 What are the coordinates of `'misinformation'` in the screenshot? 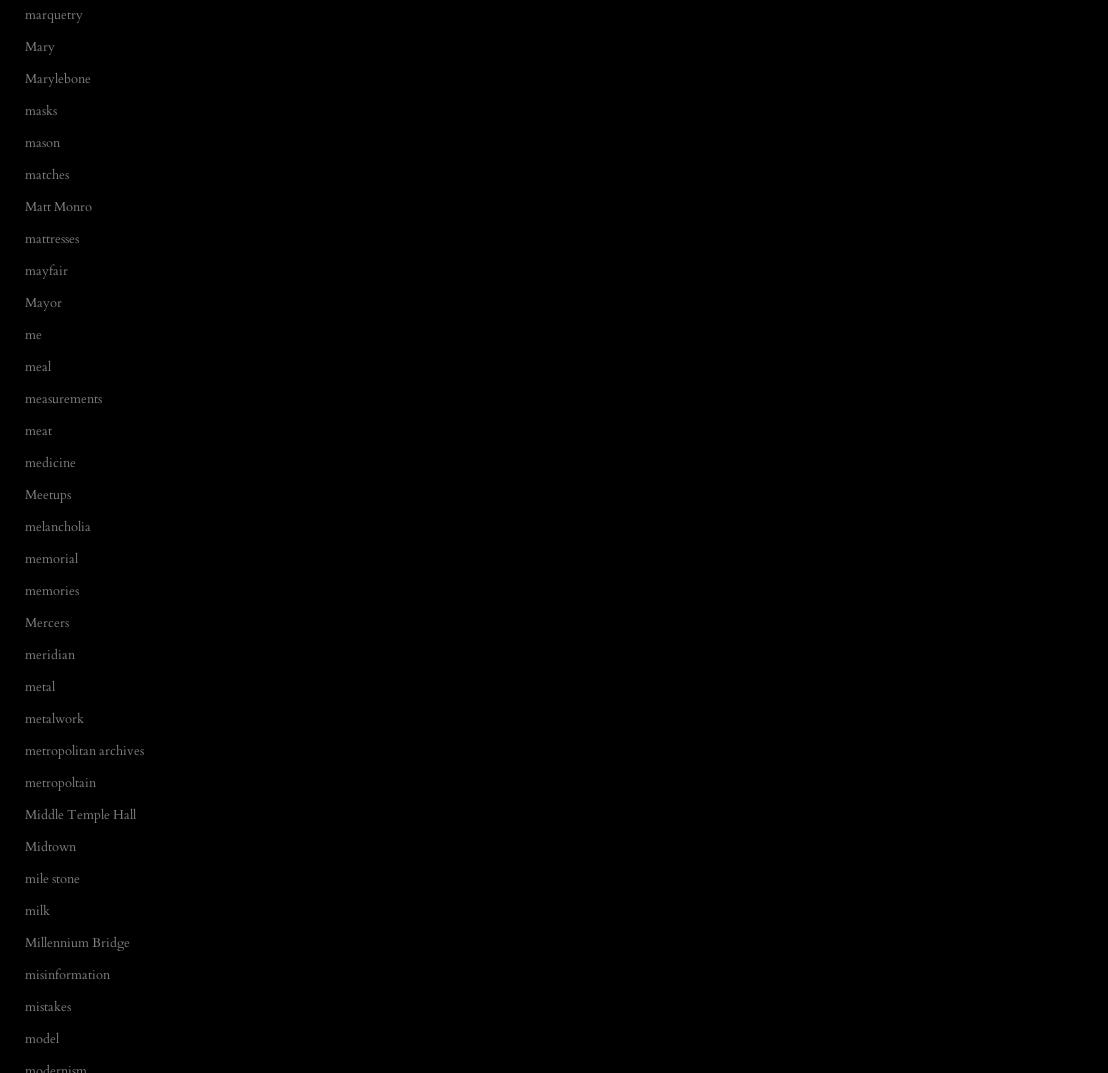 It's located at (66, 972).